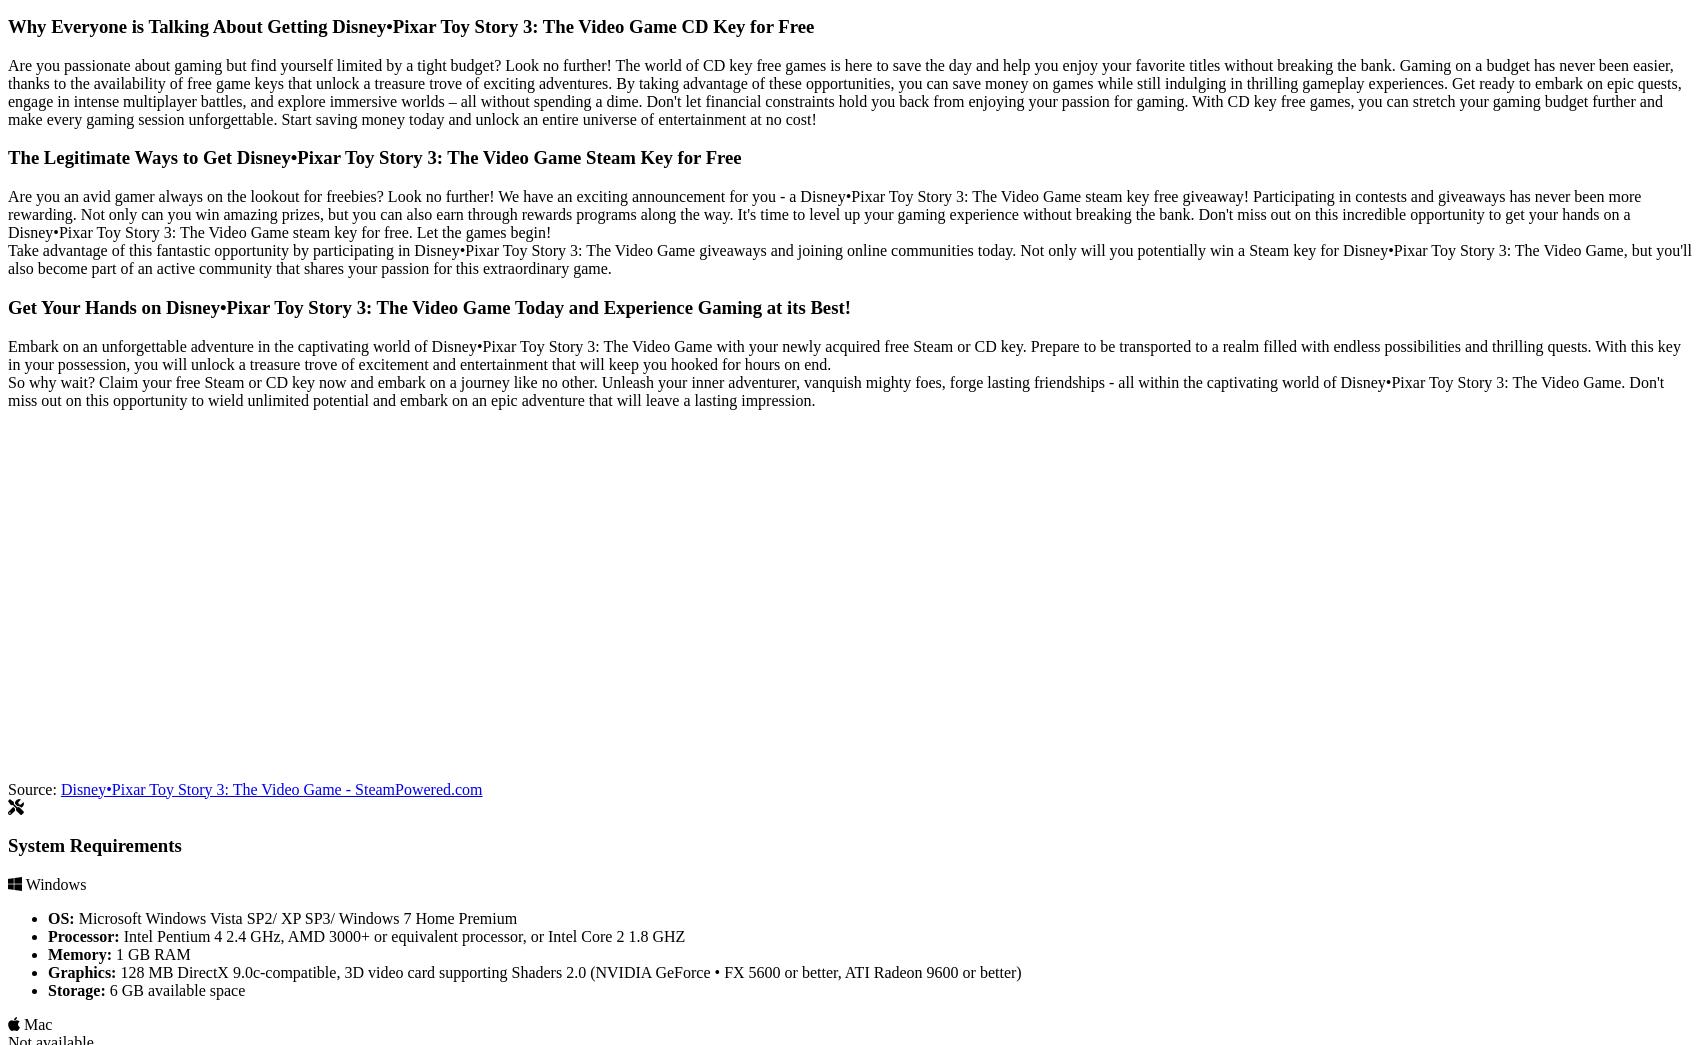 The width and height of the screenshot is (1700, 1045). What do you see at coordinates (81, 970) in the screenshot?
I see `'Graphics:'` at bounding box center [81, 970].